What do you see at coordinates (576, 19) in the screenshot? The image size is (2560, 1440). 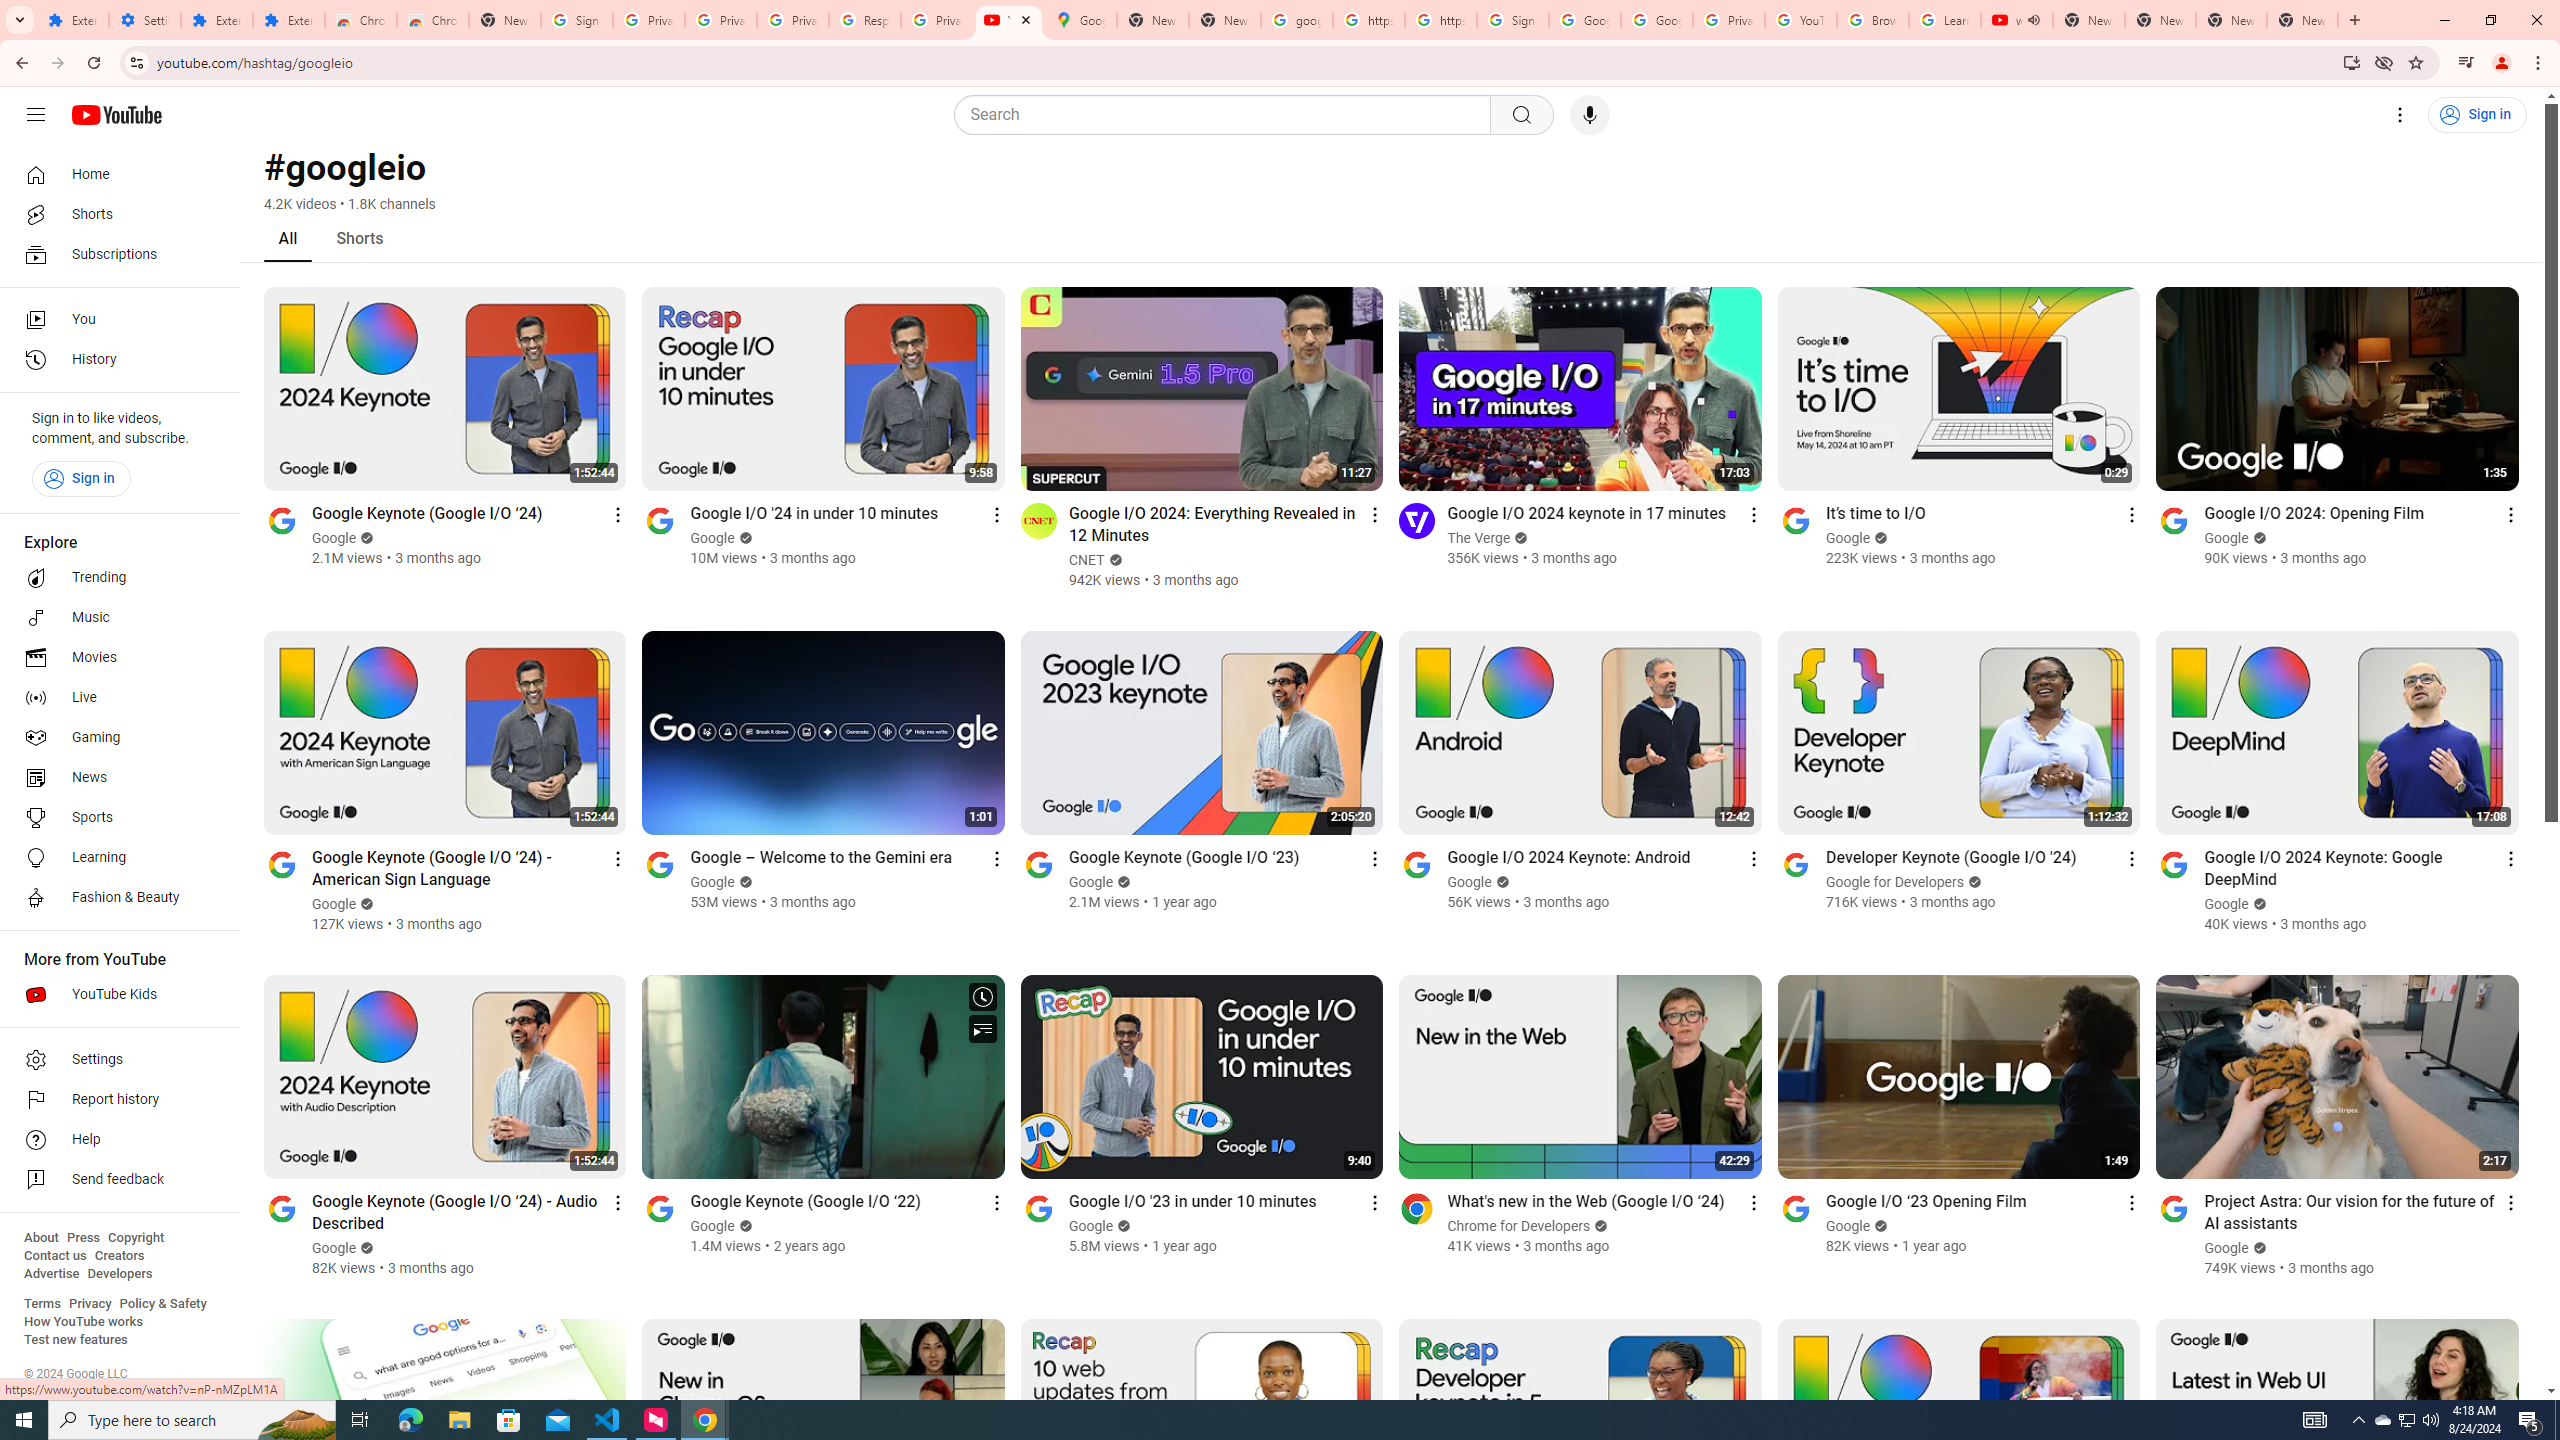 I see `'Sign in - Google Accounts'` at bounding box center [576, 19].